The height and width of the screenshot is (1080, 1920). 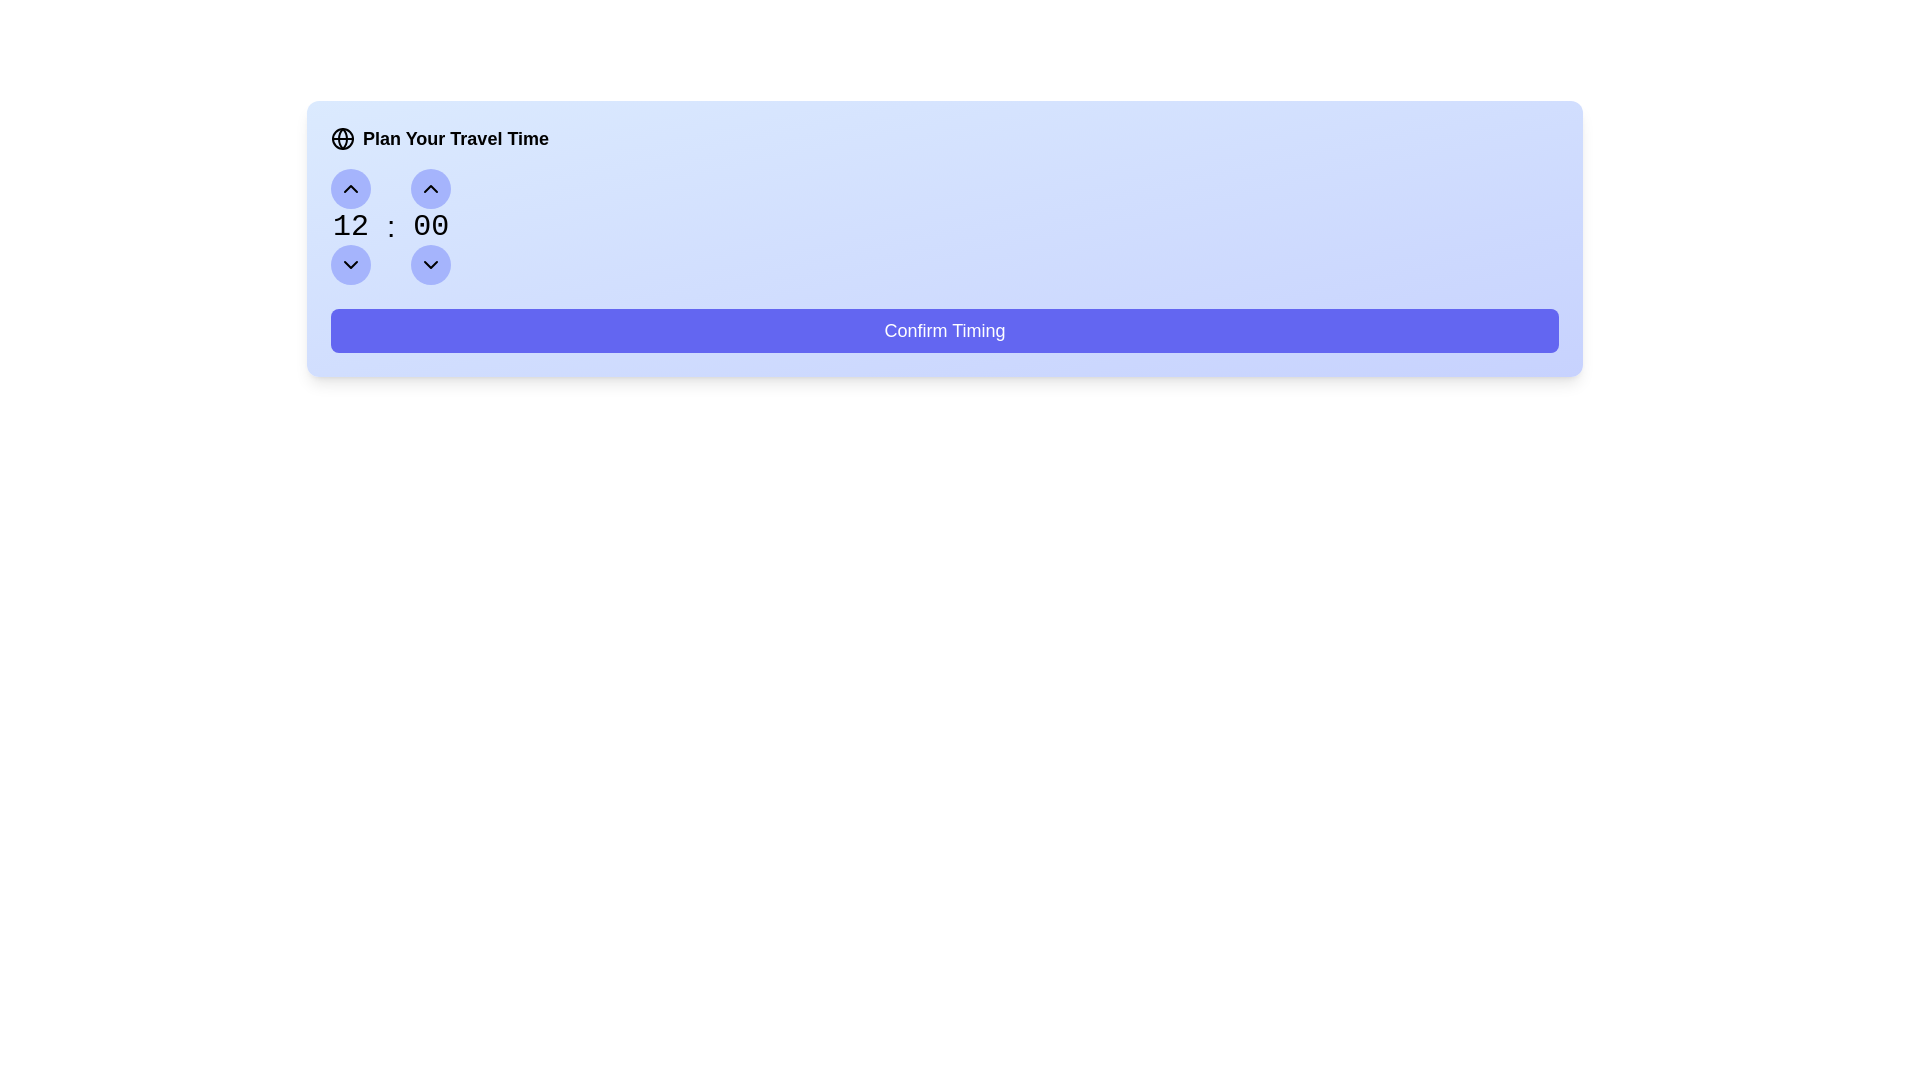 What do you see at coordinates (350, 264) in the screenshot?
I see `the downward-pointing chevron arrow icon within the circular indigo button located underneath the hour '12' numeric control` at bounding box center [350, 264].